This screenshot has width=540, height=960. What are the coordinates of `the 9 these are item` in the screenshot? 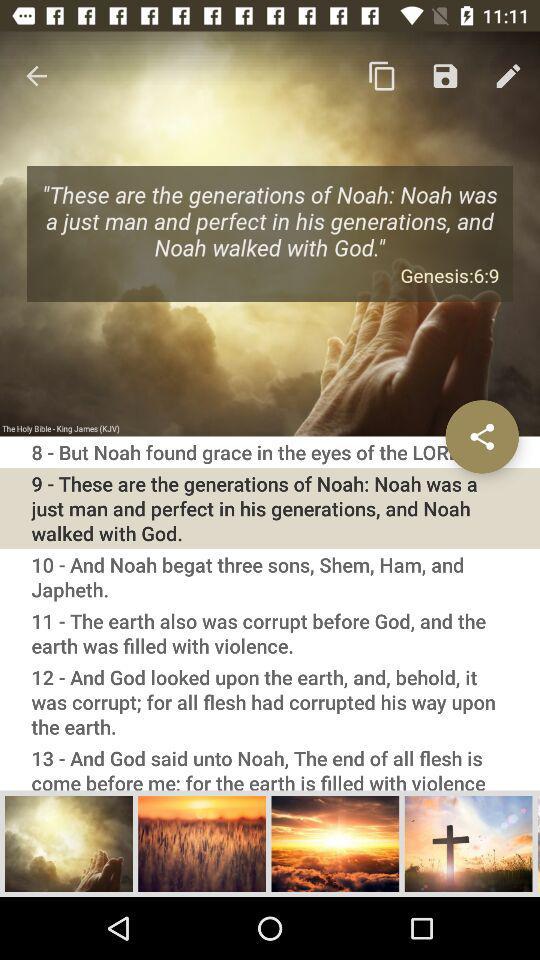 It's located at (270, 507).